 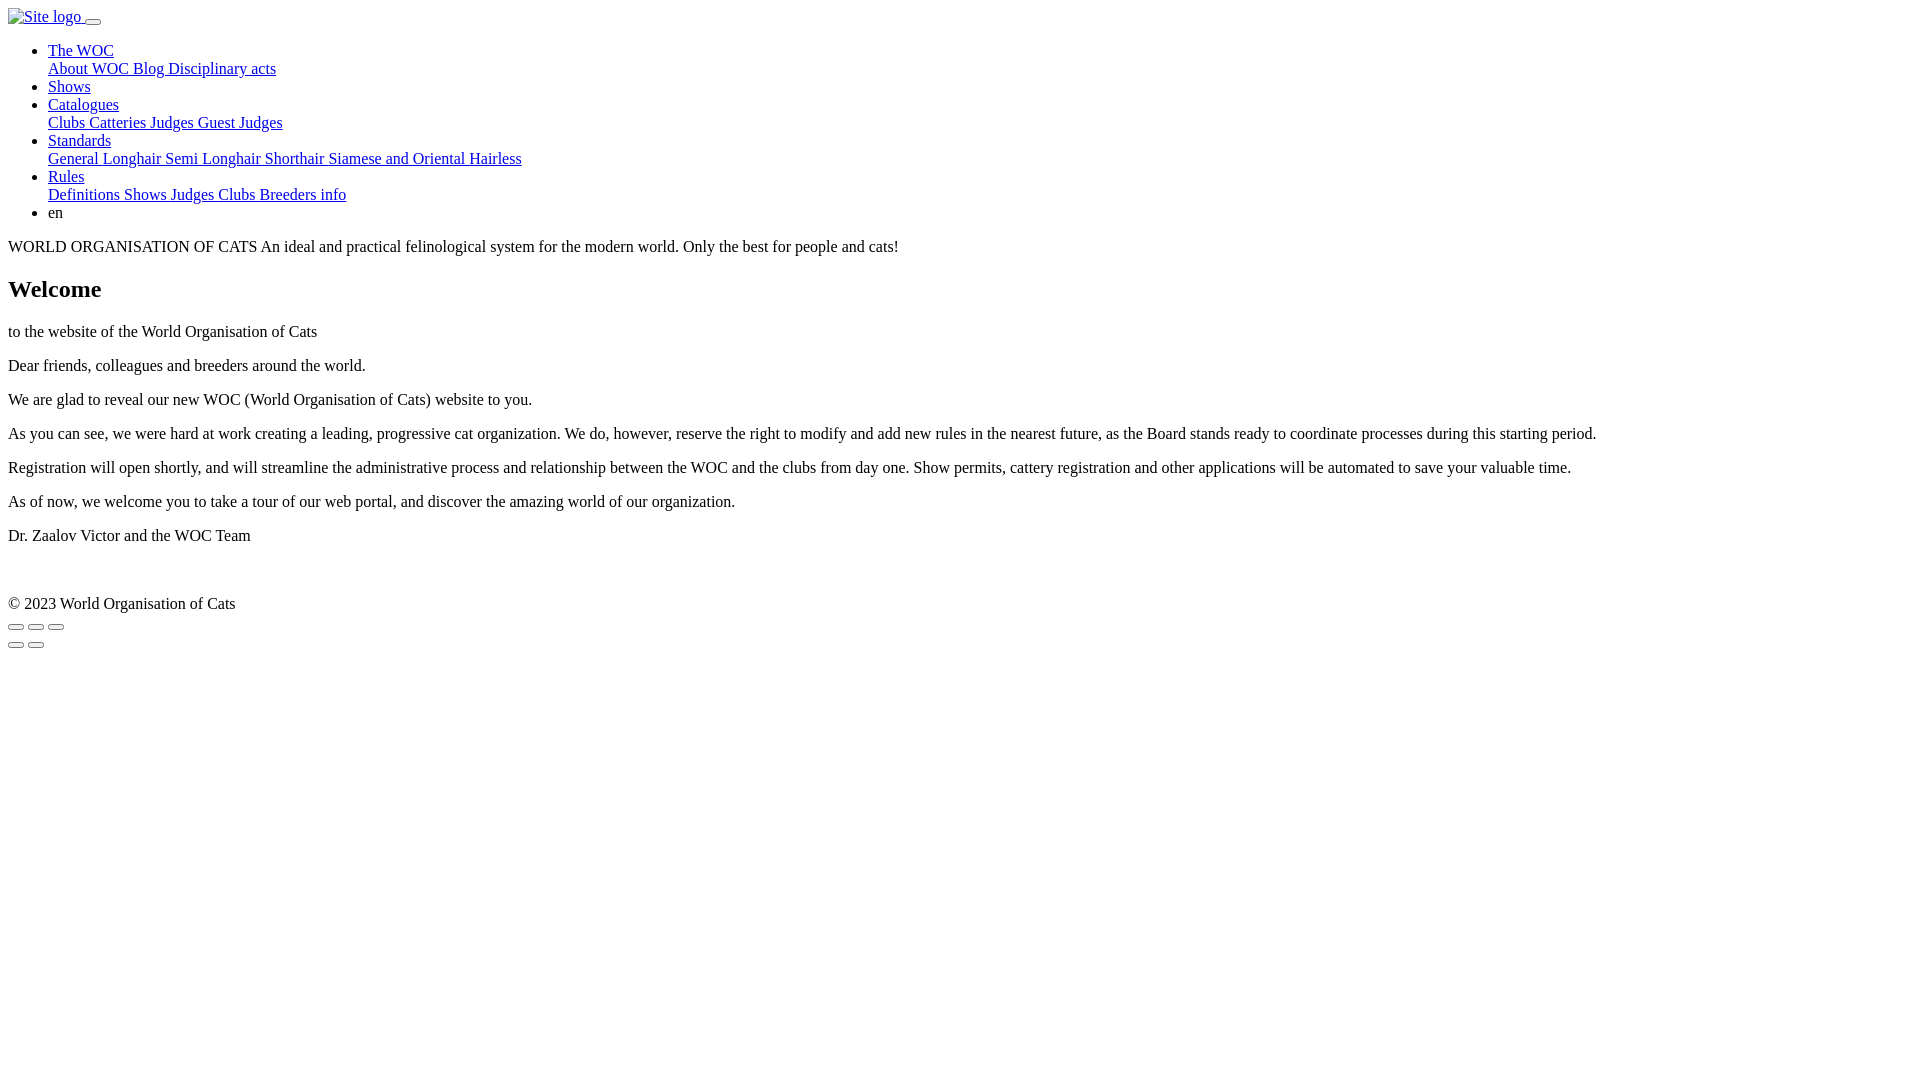 I want to click on 'Shows', so click(x=69, y=85).